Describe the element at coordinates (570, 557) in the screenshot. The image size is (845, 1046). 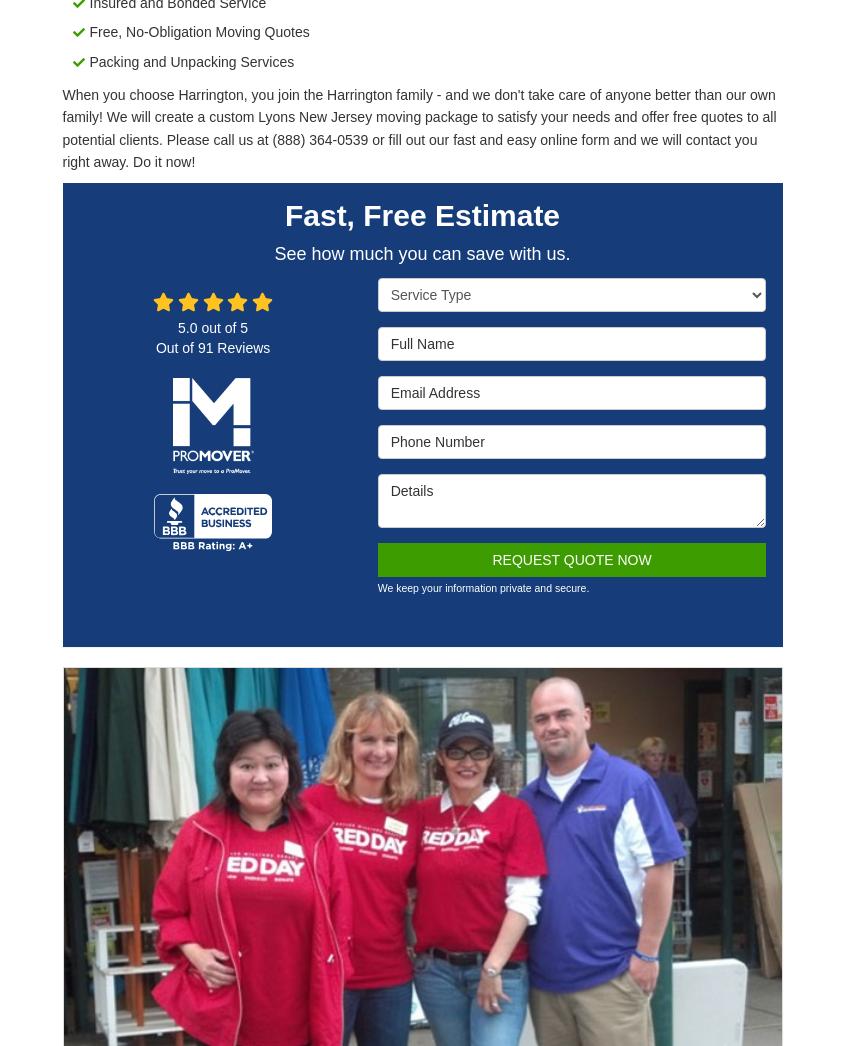
I see `'Request Quote Now'` at that location.